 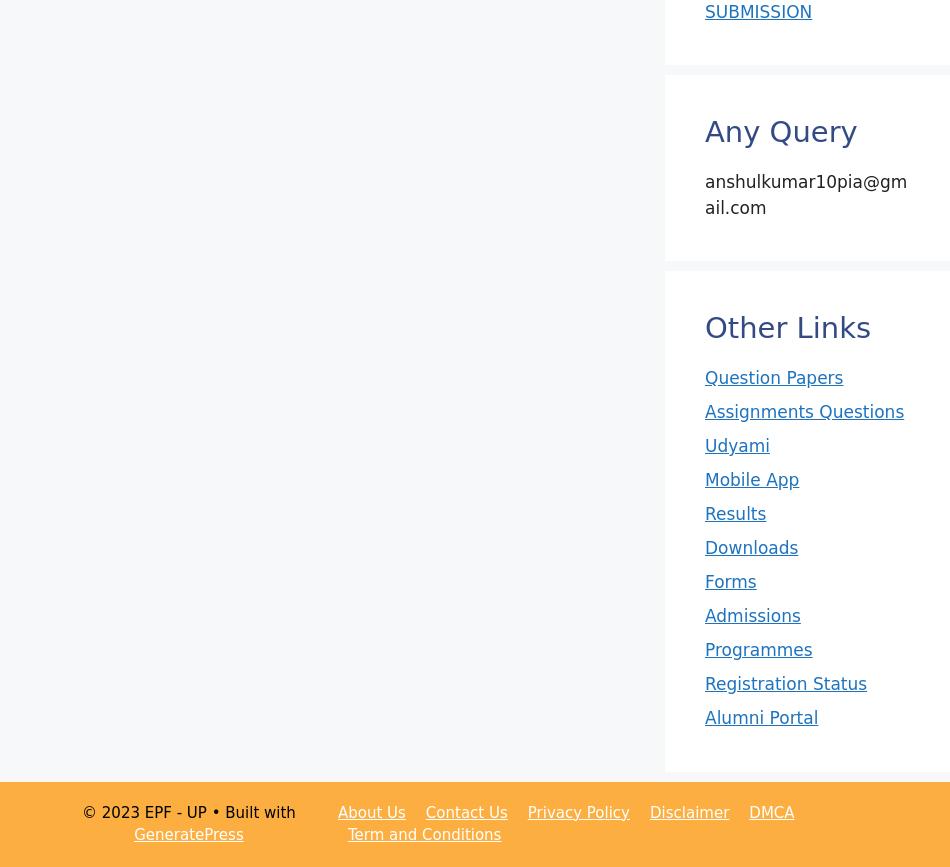 I want to click on 'Term and Conditions', so click(x=422, y=834).